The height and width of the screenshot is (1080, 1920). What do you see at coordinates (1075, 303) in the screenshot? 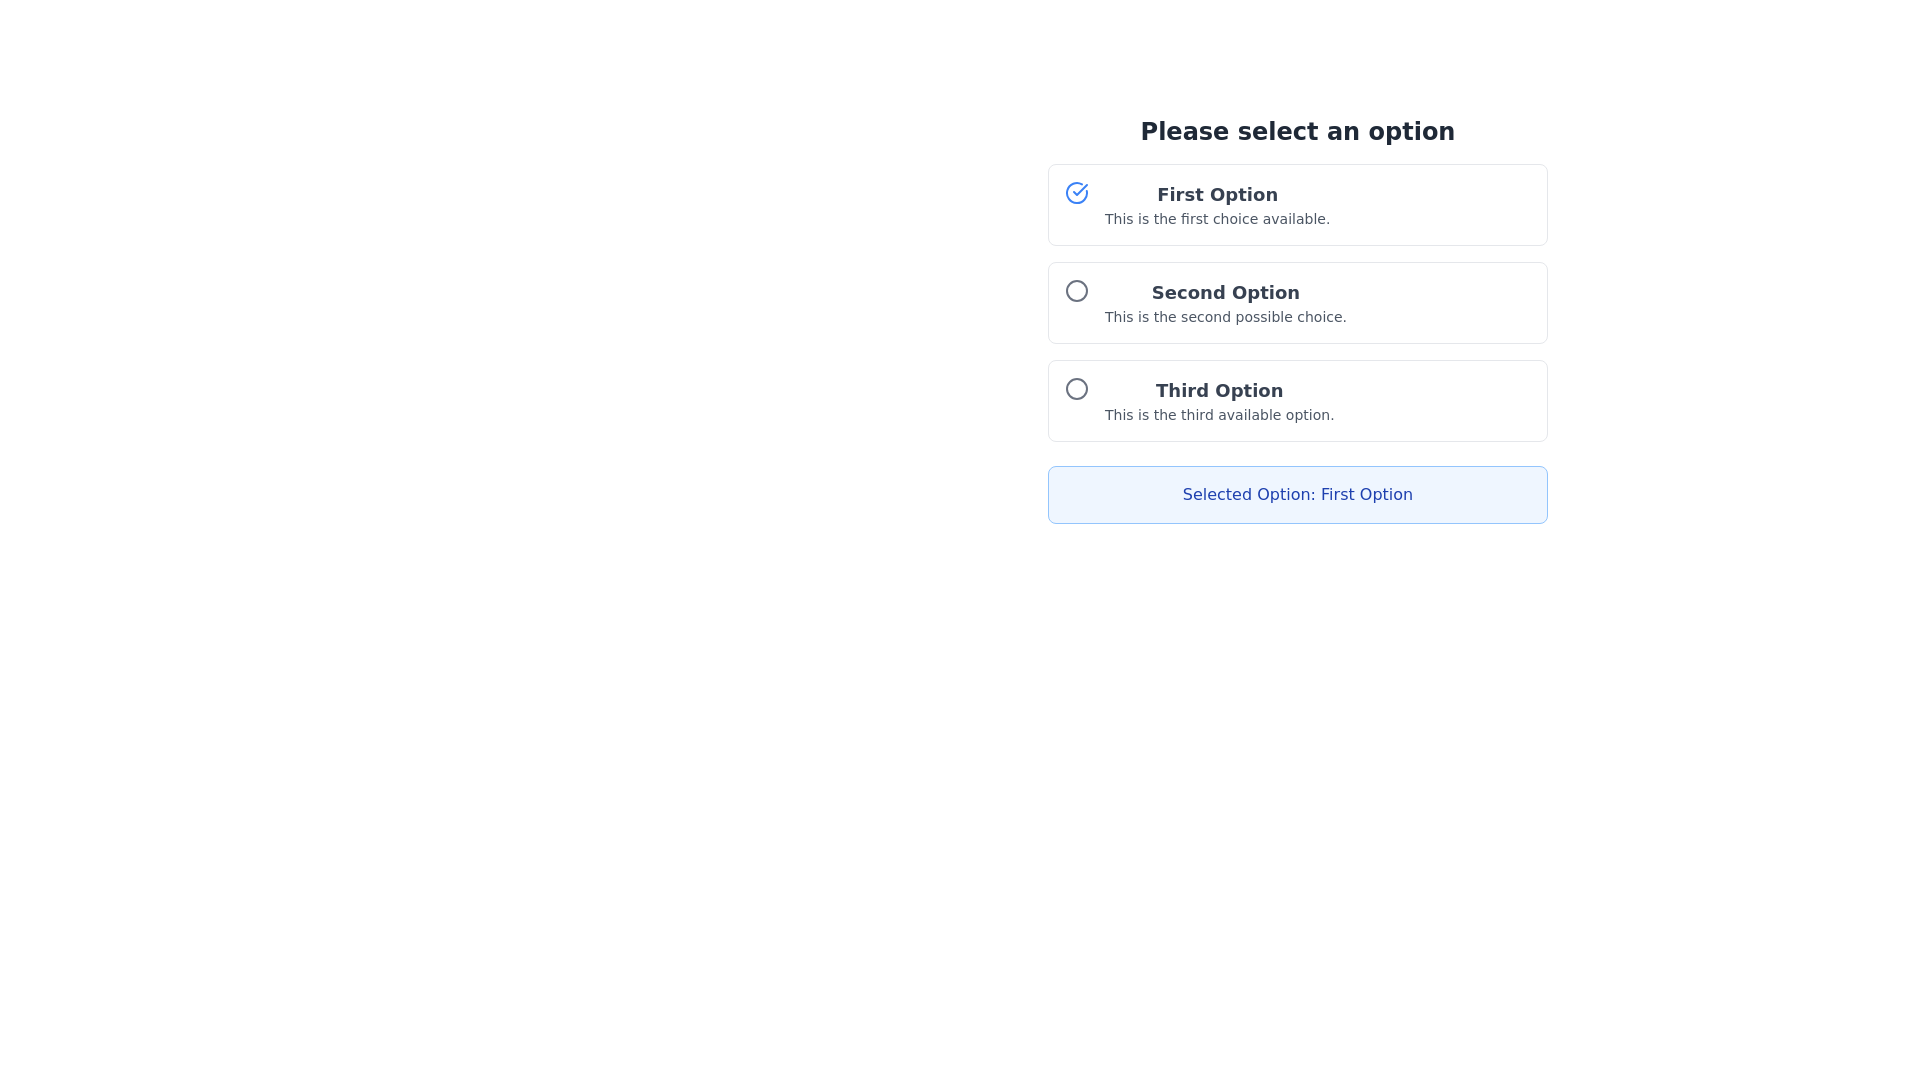
I see `the unselected Radio Button Icon located to the left of the text 'Second Option' in the user interface` at bounding box center [1075, 303].